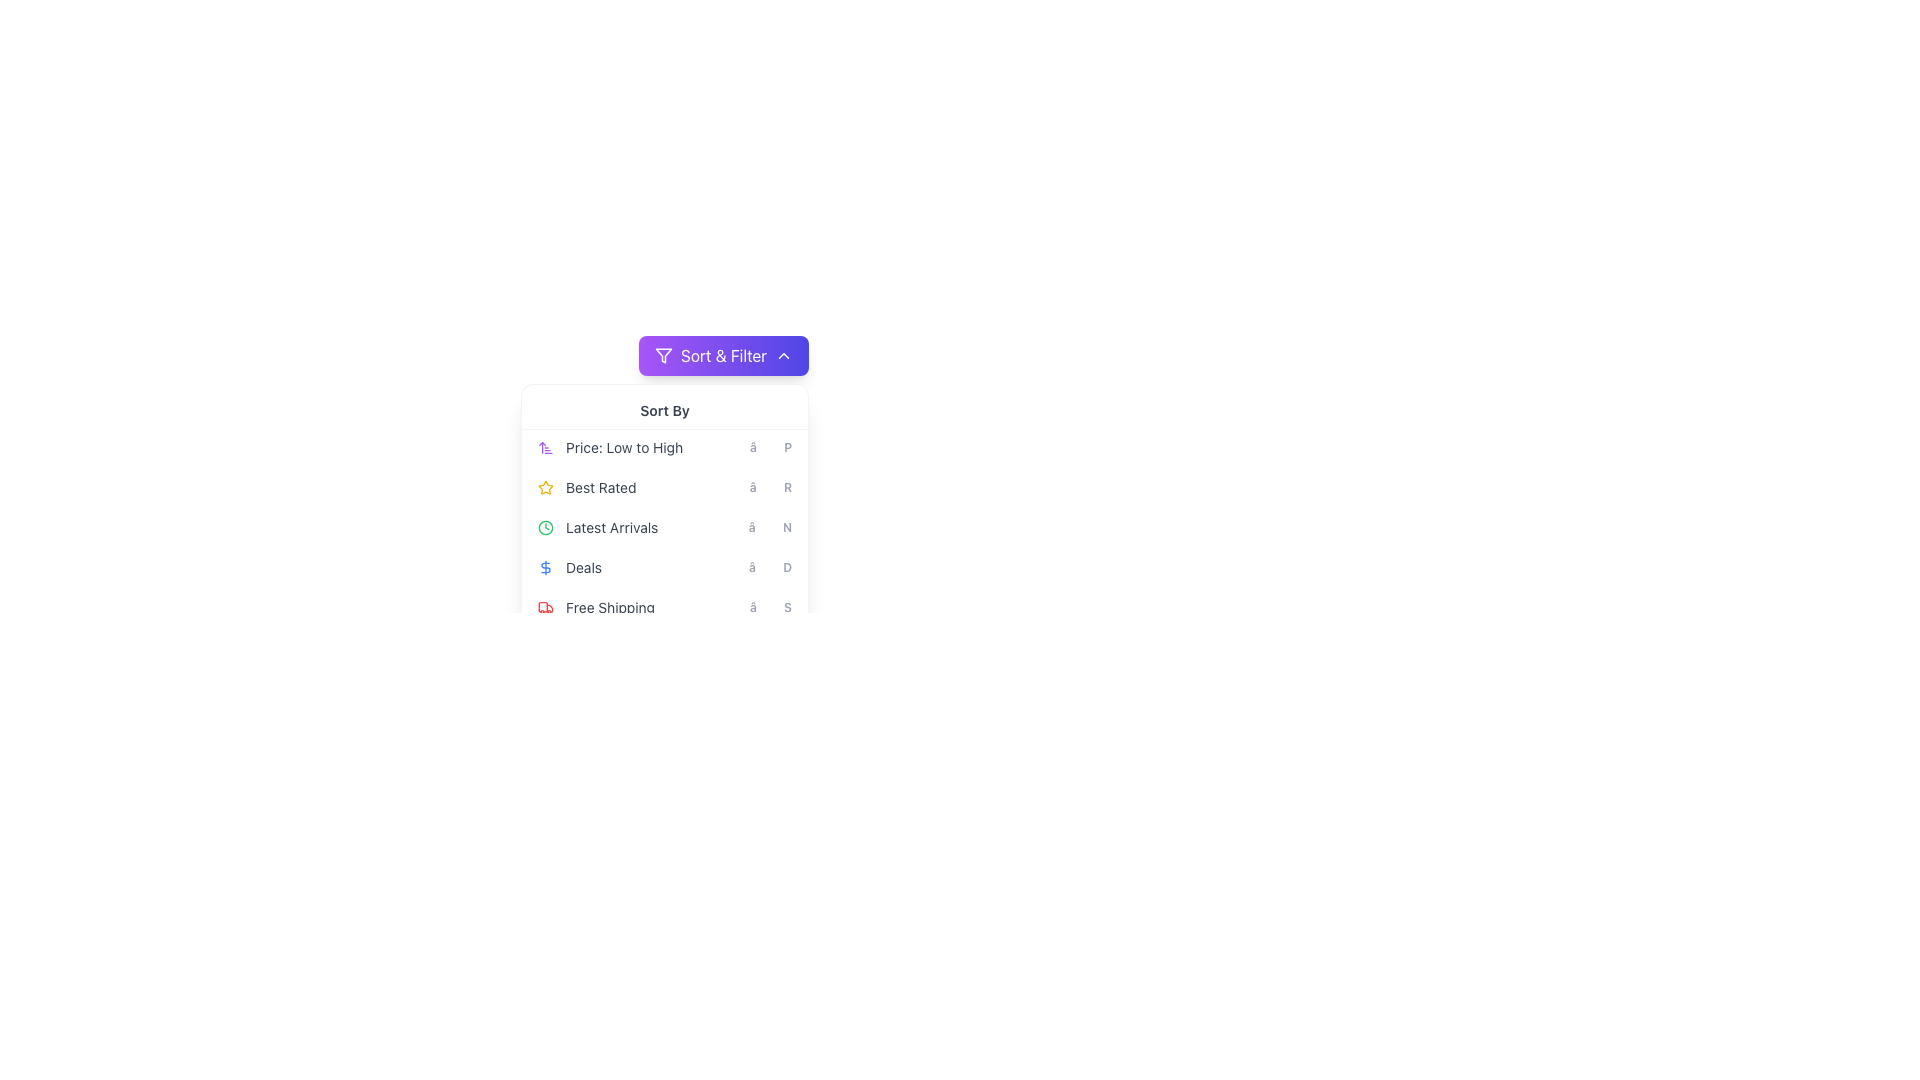  Describe the element at coordinates (665, 410) in the screenshot. I see `the Text Label indicating the category of sorting options in the 'Sort & Filter' dropdown menu, located at the top of the menu` at that location.